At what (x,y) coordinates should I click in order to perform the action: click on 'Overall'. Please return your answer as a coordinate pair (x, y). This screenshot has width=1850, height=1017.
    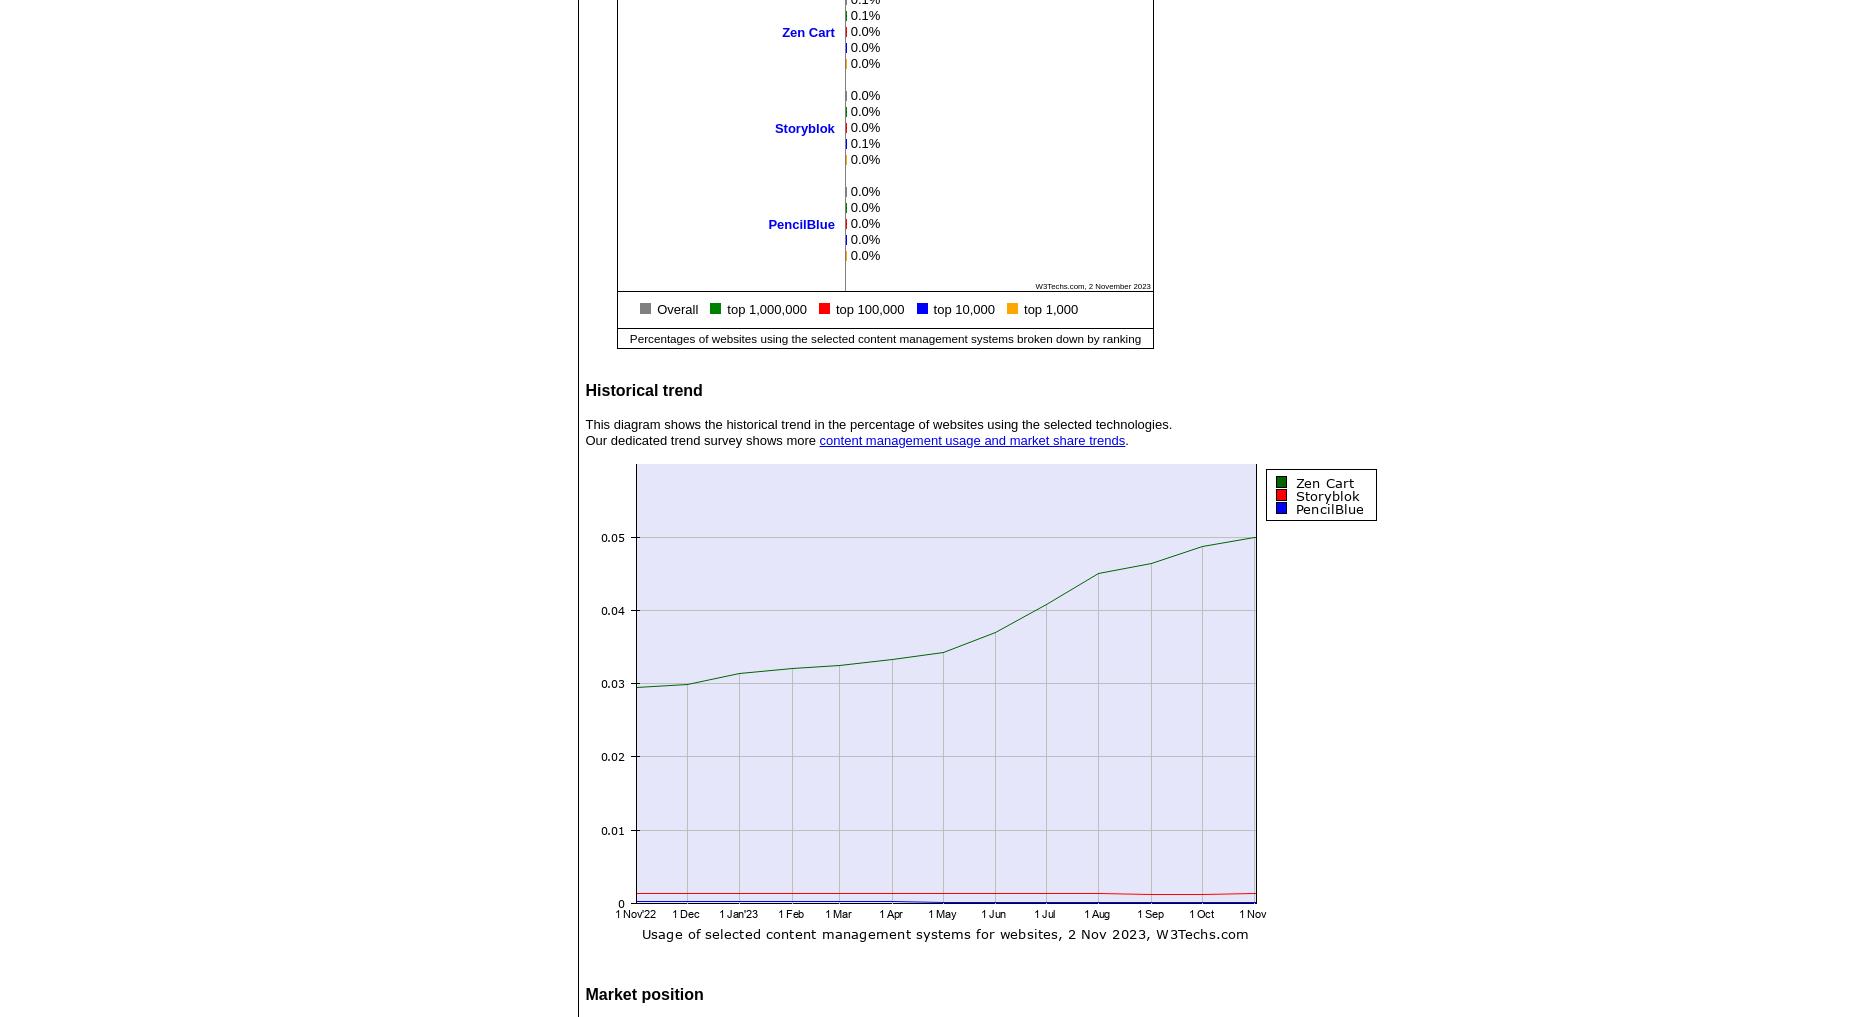
    Looking at the image, I should click on (656, 309).